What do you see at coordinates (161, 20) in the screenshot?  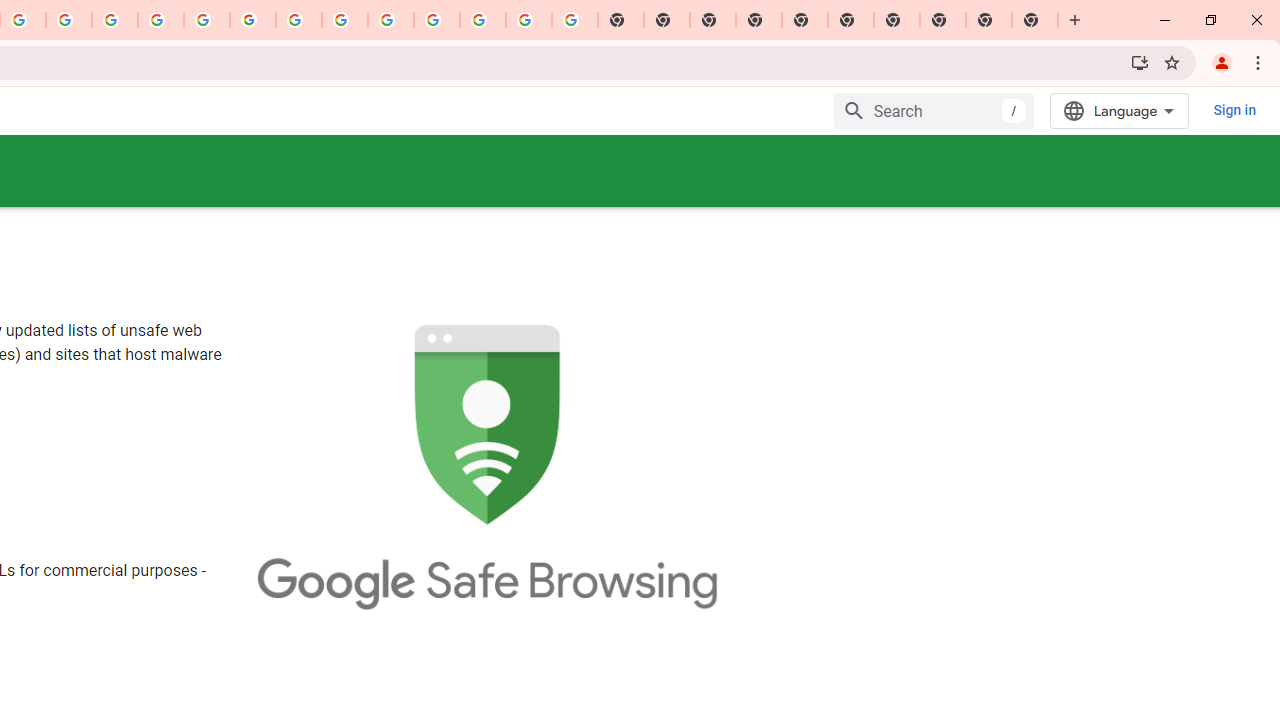 I see `'Privacy Help Center - Policies Help'` at bounding box center [161, 20].